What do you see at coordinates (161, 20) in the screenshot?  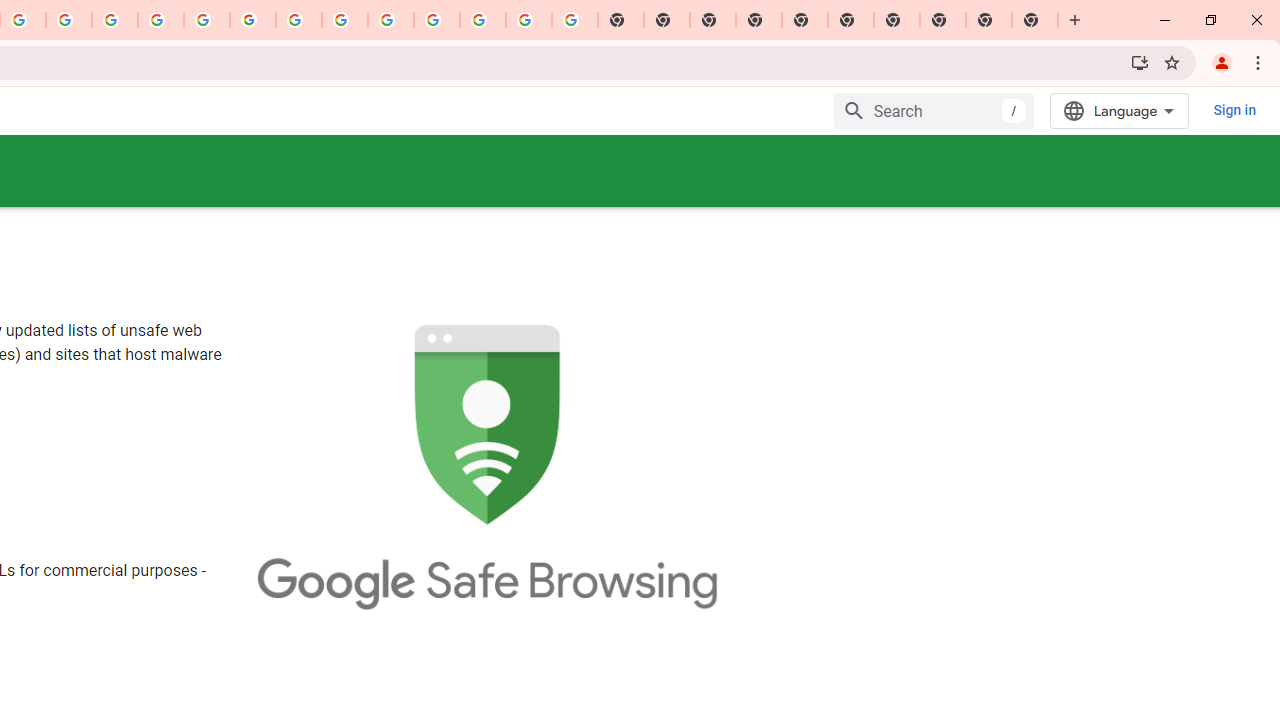 I see `'Privacy Help Center - Policies Help'` at bounding box center [161, 20].